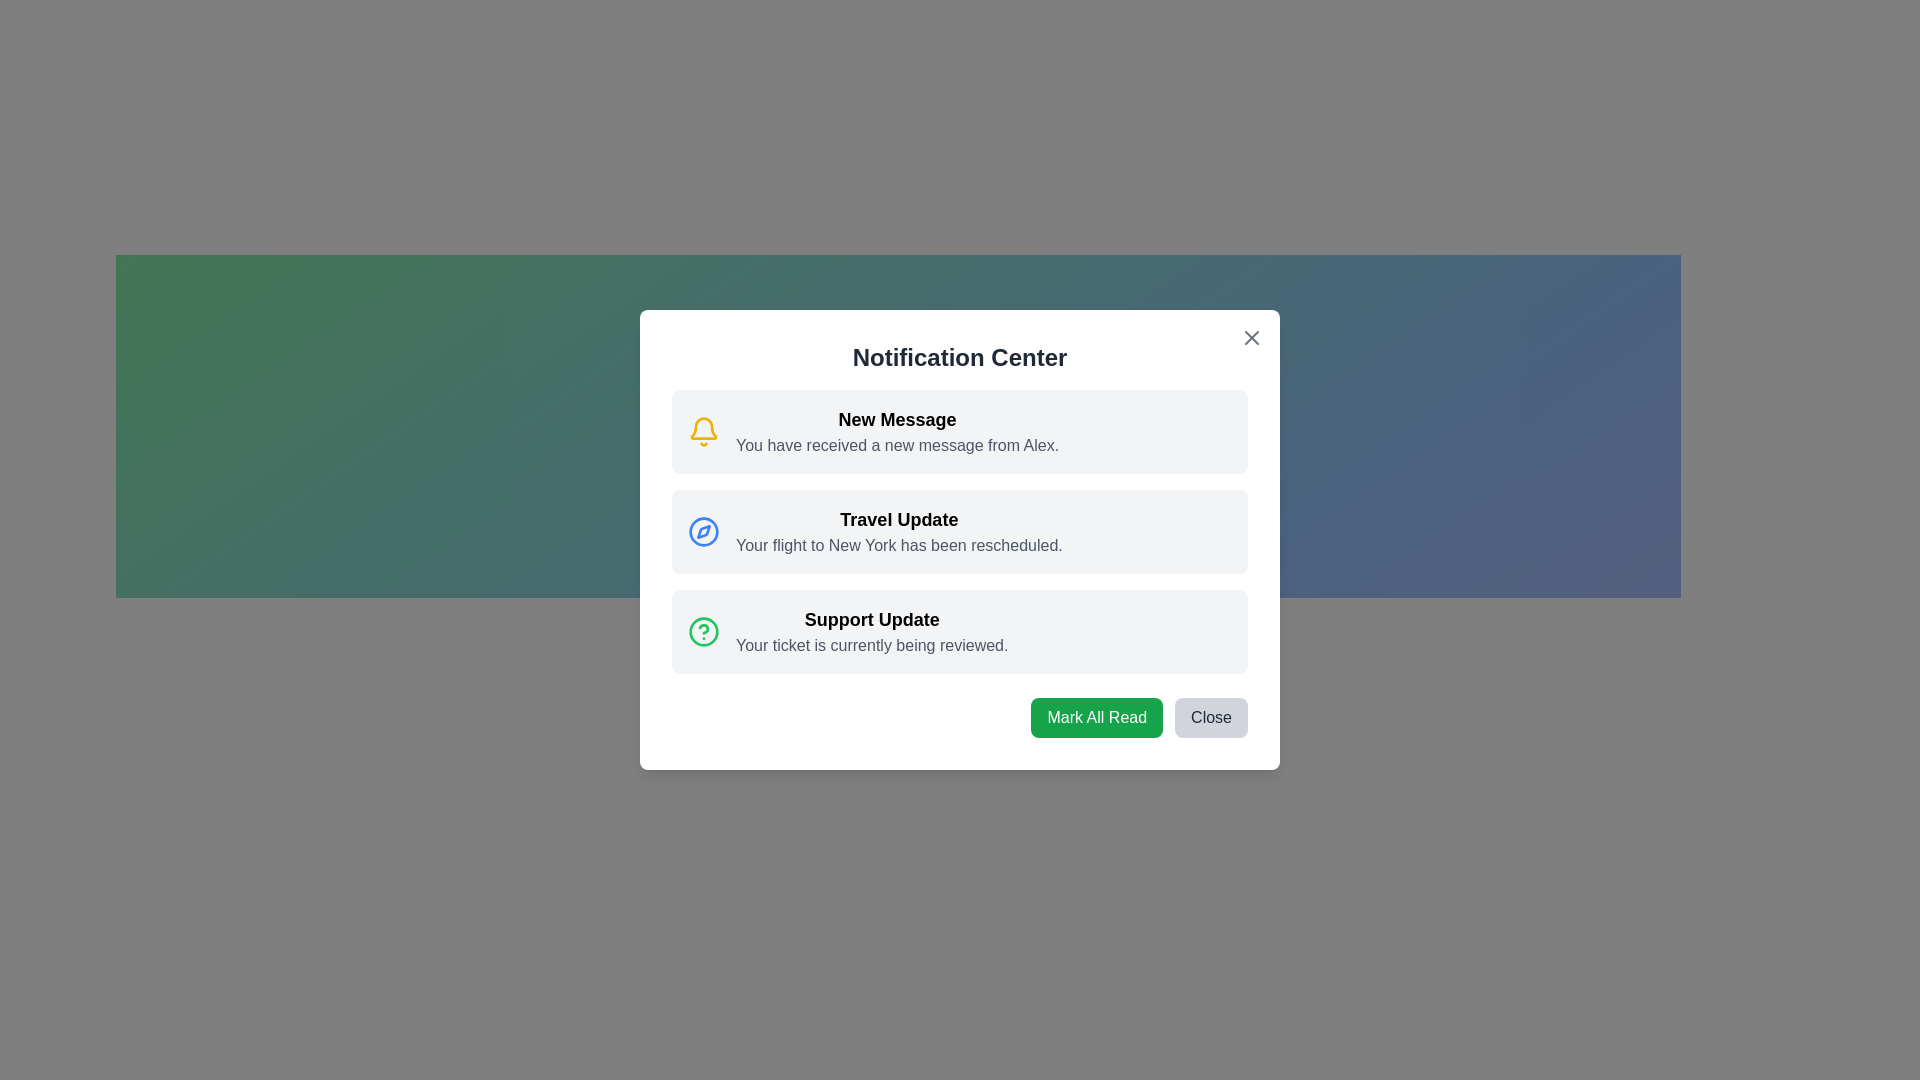  I want to click on the blue compass icon located beside the 'Travel Update' notification text in the Notification Center, so click(704, 531).